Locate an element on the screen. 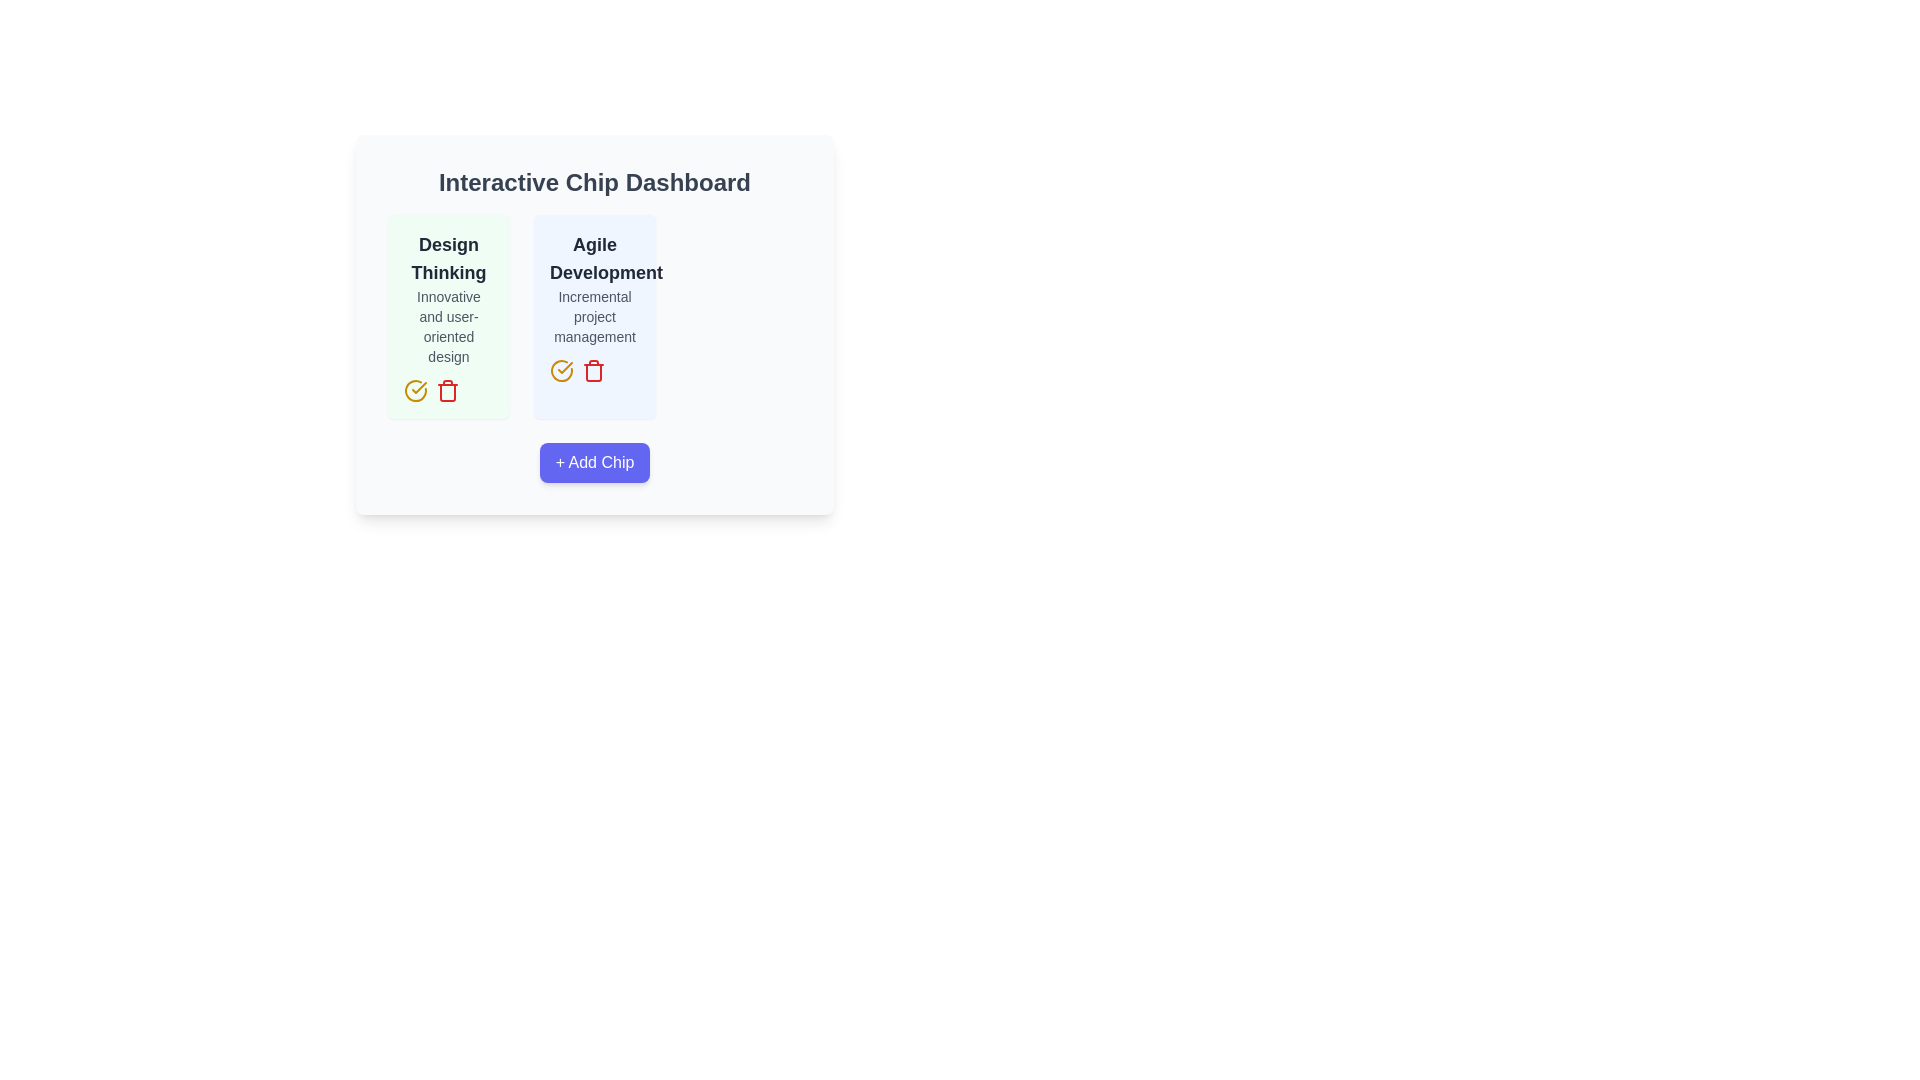 The height and width of the screenshot is (1080, 1920). the first icon representing a selectable status or confirmation action in the 'Agile Development' section located at the bottom left corner of the right tile is located at coordinates (560, 370).